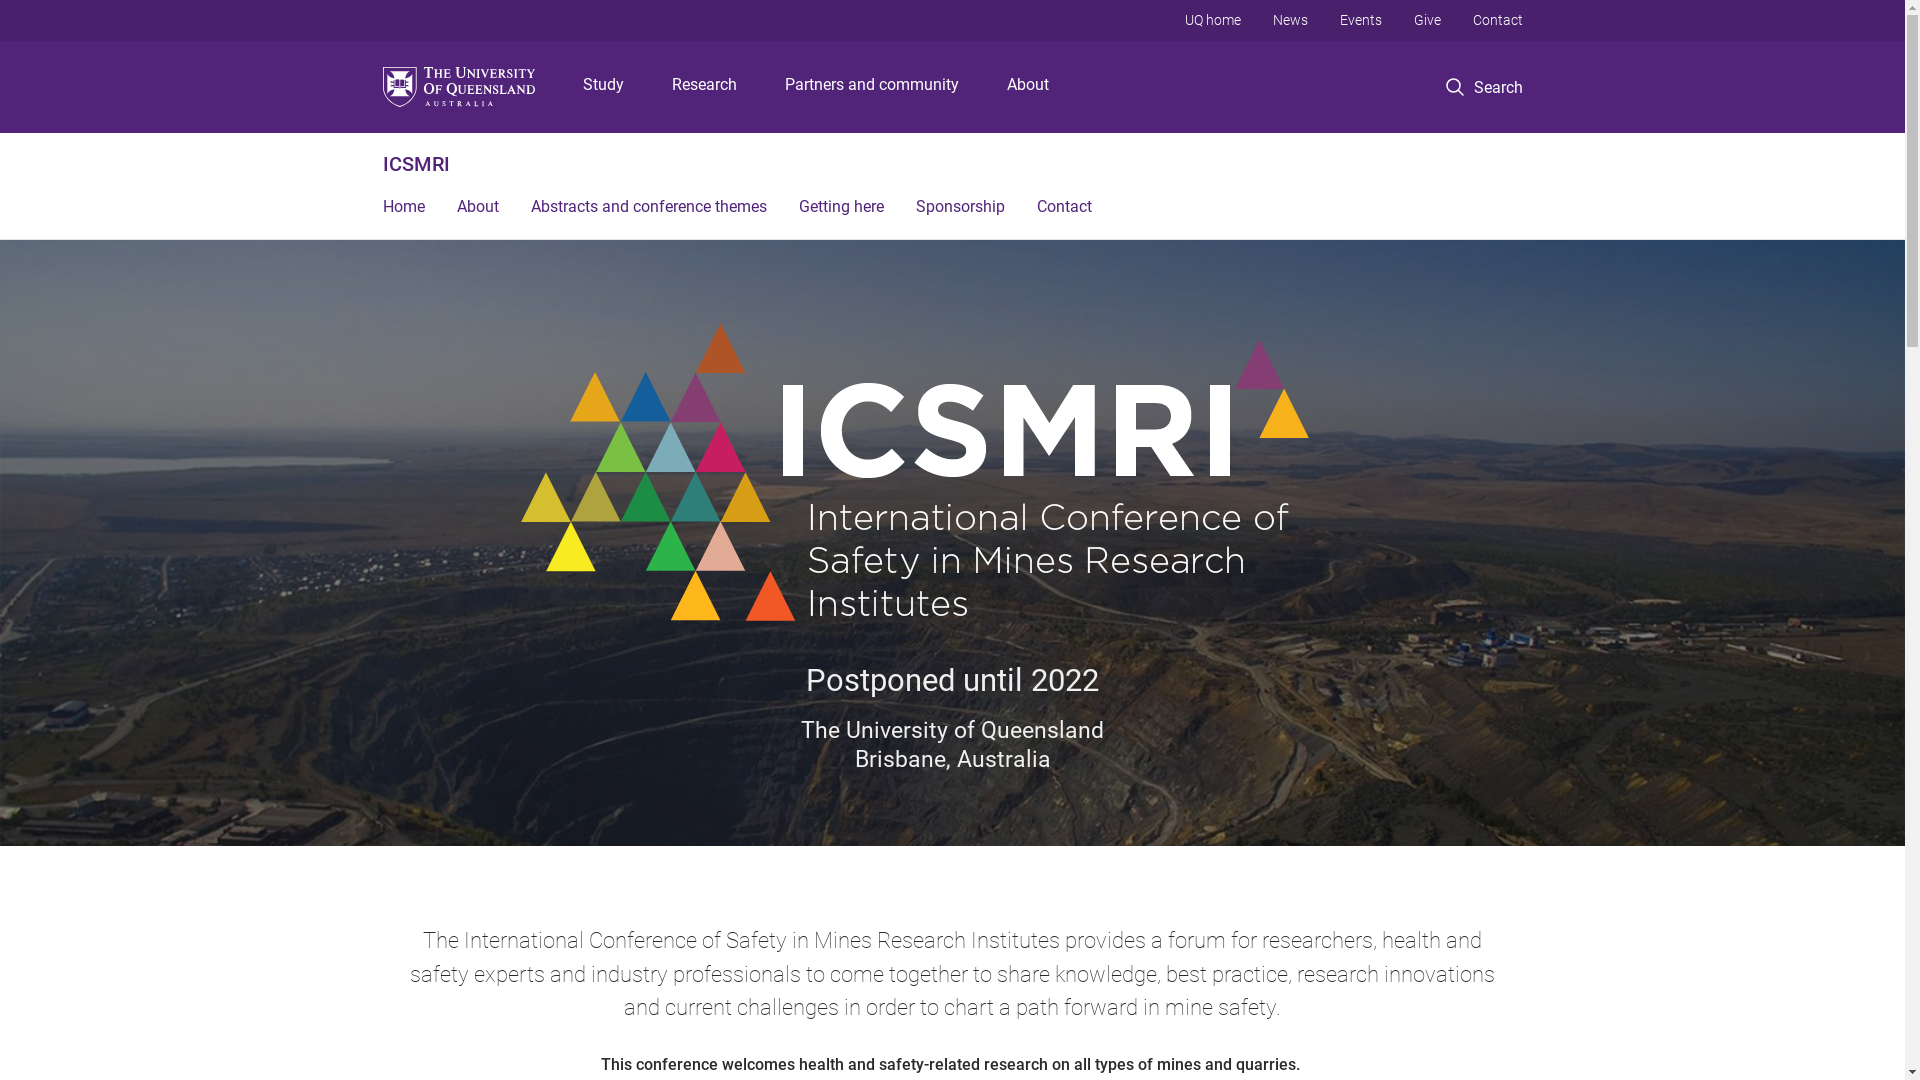 The width and height of the screenshot is (1920, 1080). I want to click on 'UQ home', so click(1210, 20).